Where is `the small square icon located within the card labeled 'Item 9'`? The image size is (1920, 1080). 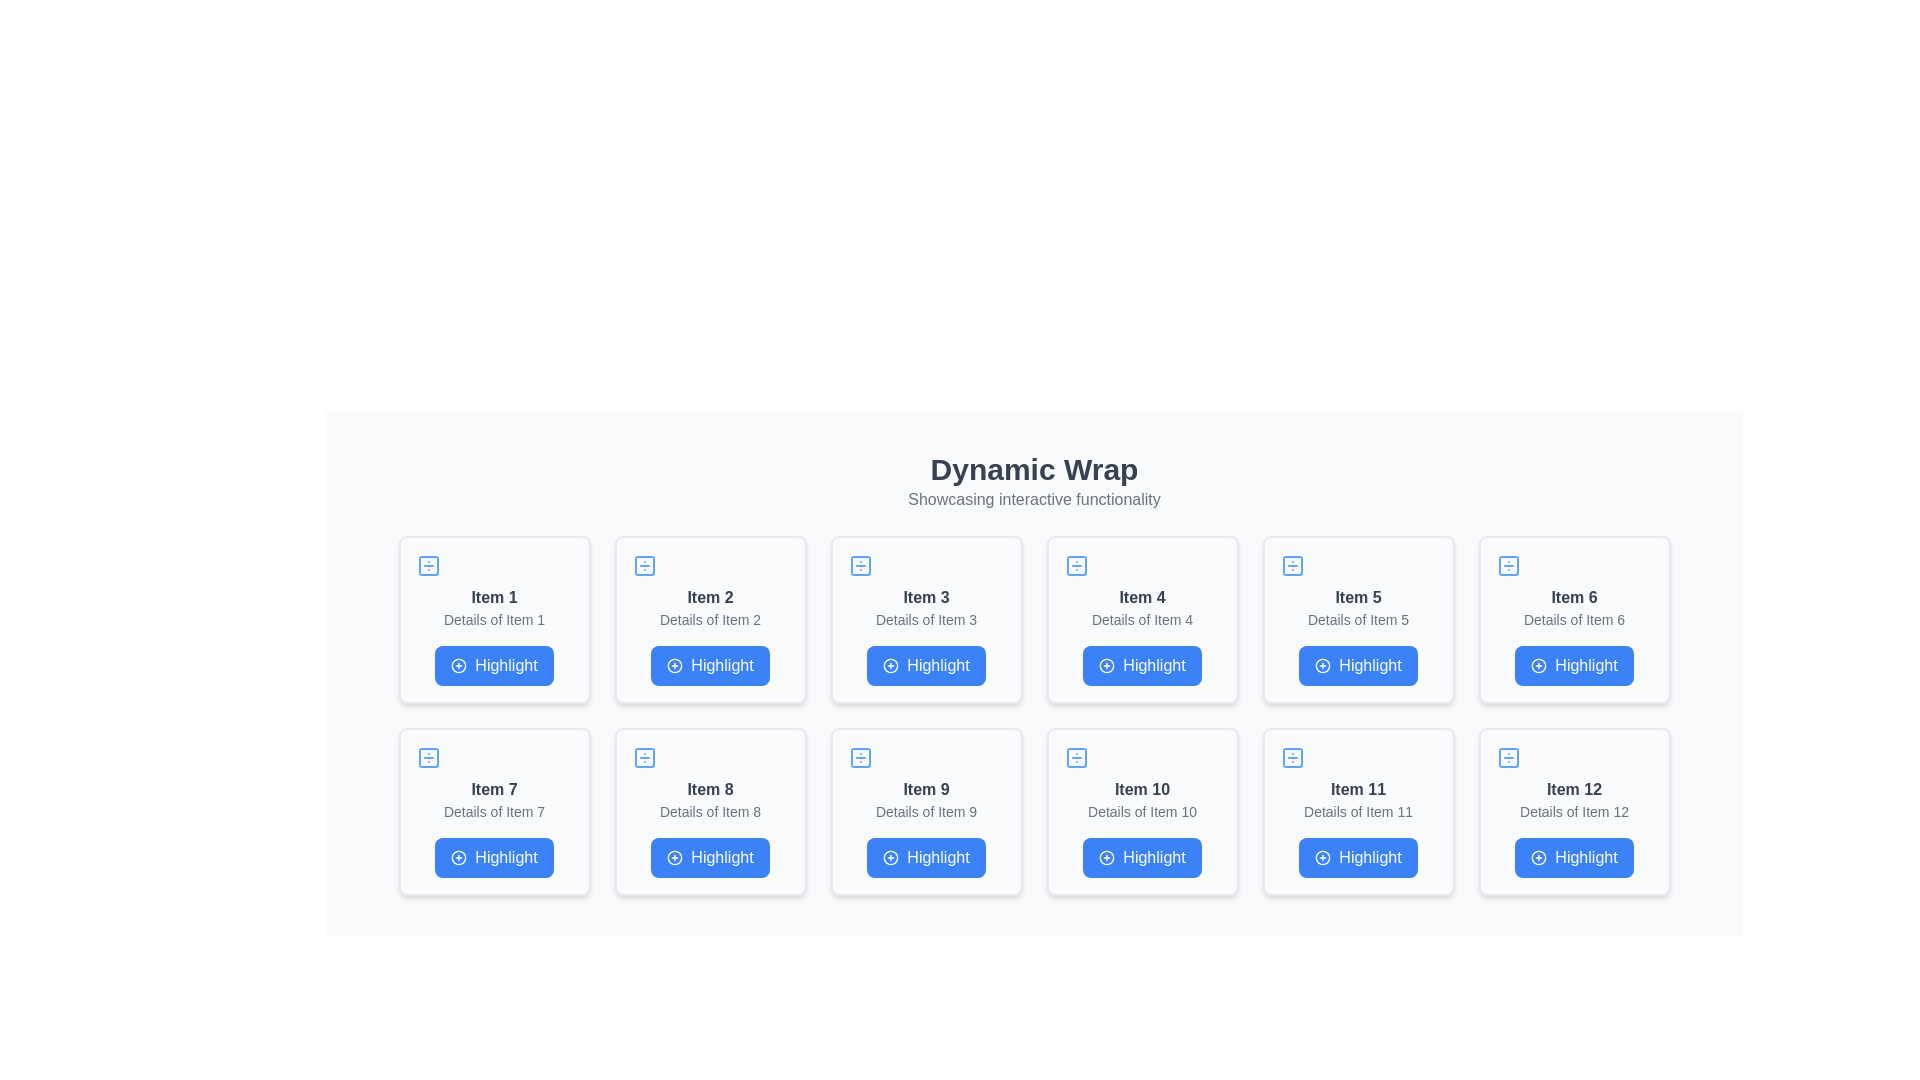
the small square icon located within the card labeled 'Item 9' is located at coordinates (860, 758).